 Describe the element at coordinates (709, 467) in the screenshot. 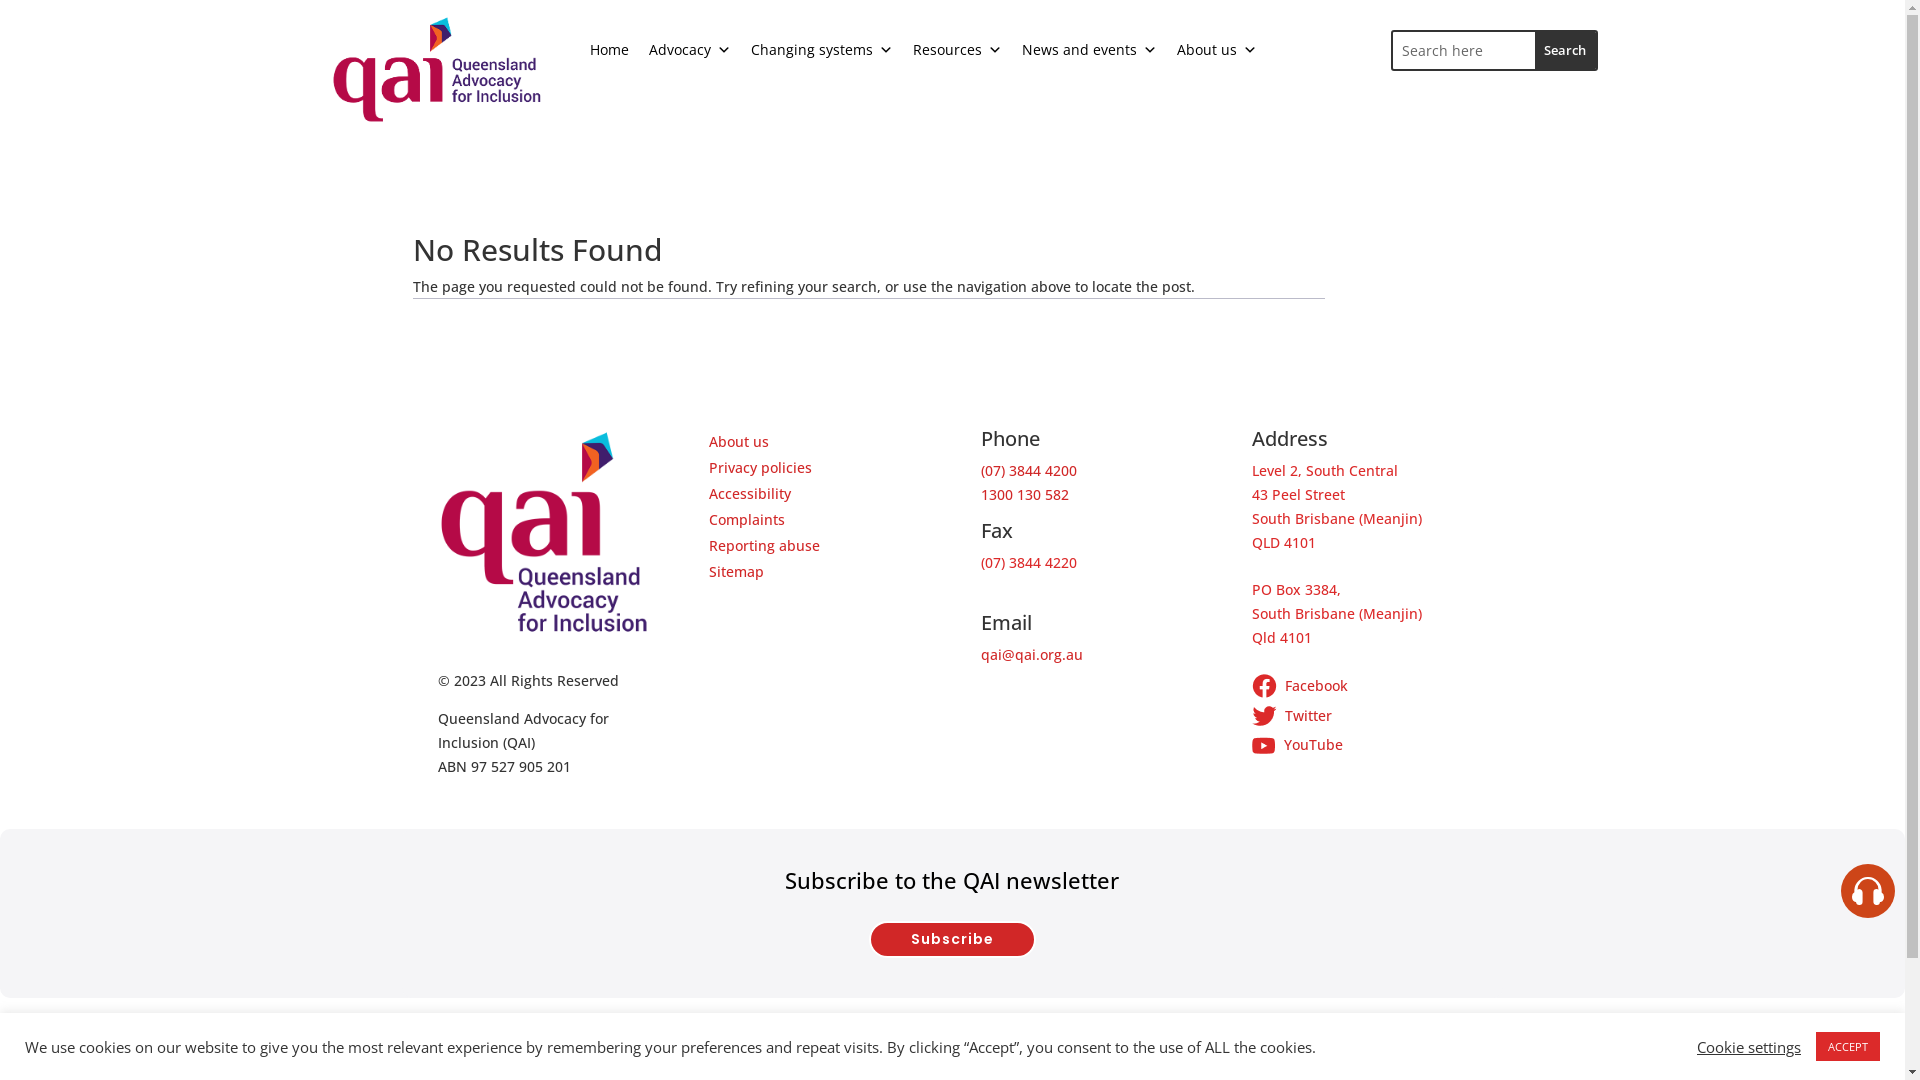

I see `'Privacy policies'` at that location.